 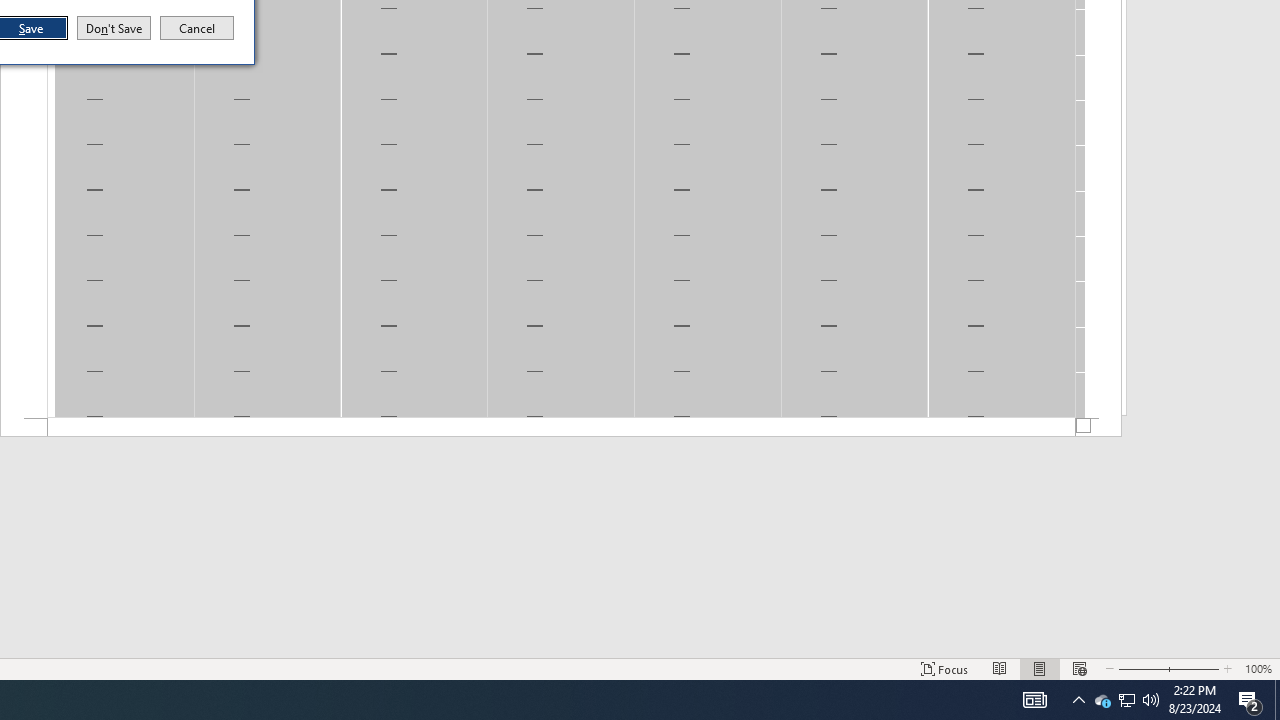 What do you see at coordinates (1276, 698) in the screenshot?
I see `'Show desktop'` at bounding box center [1276, 698].